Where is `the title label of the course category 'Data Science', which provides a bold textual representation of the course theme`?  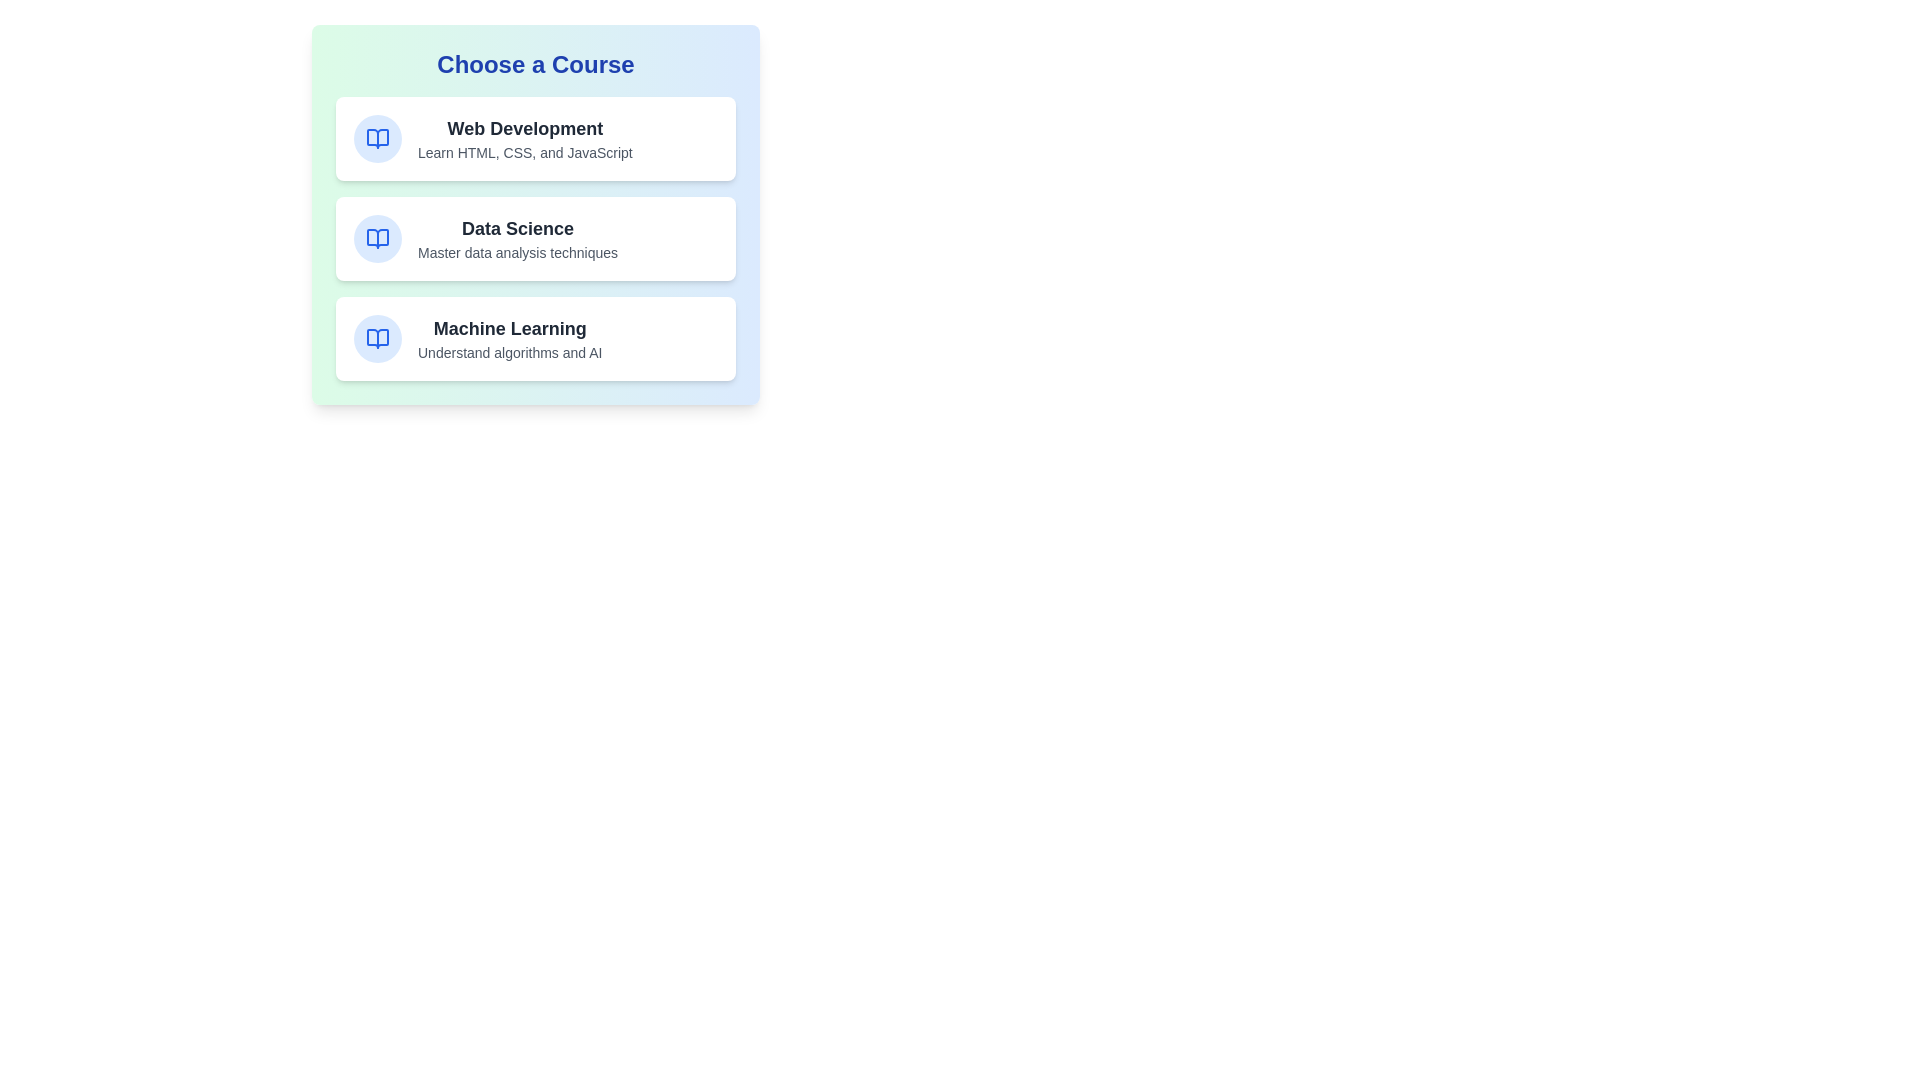 the title label of the course category 'Data Science', which provides a bold textual representation of the course theme is located at coordinates (518, 227).